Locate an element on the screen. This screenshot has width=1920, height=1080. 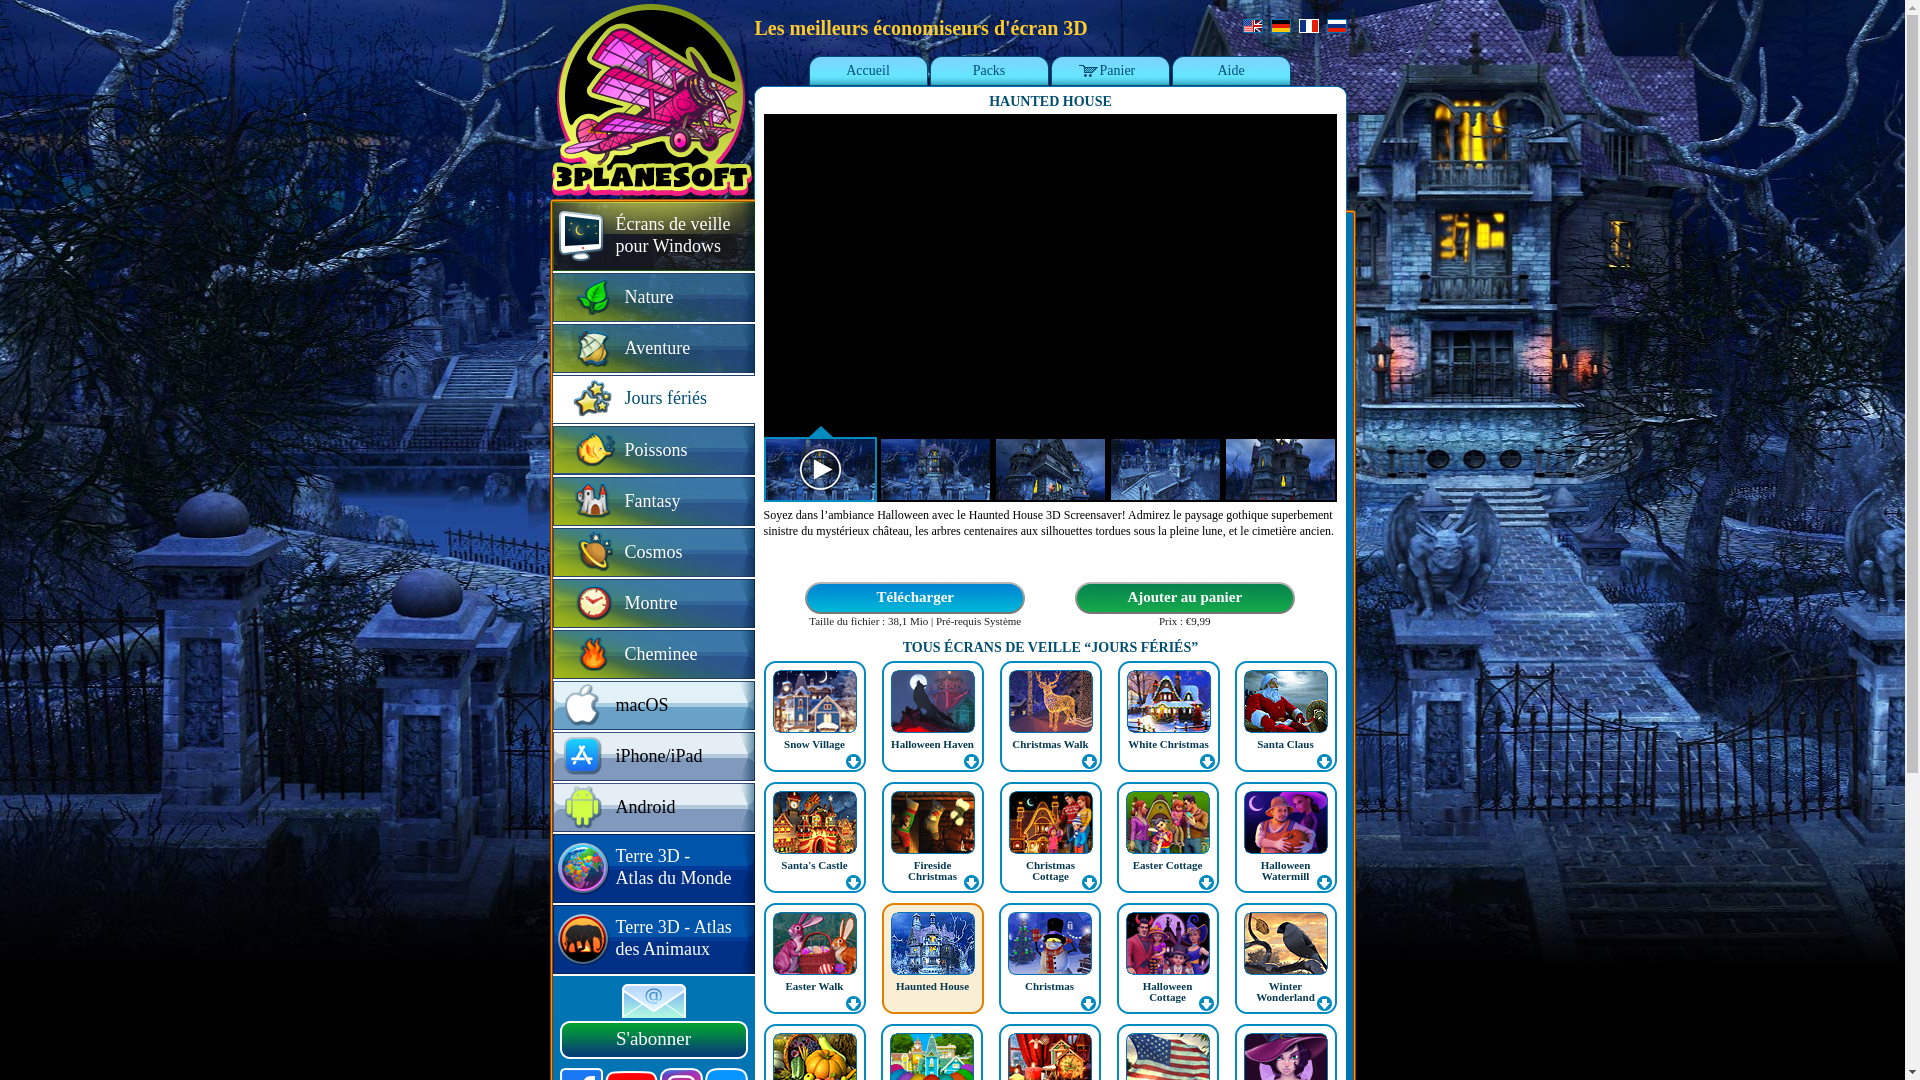
'Cheminee' is located at coordinates (652, 655).